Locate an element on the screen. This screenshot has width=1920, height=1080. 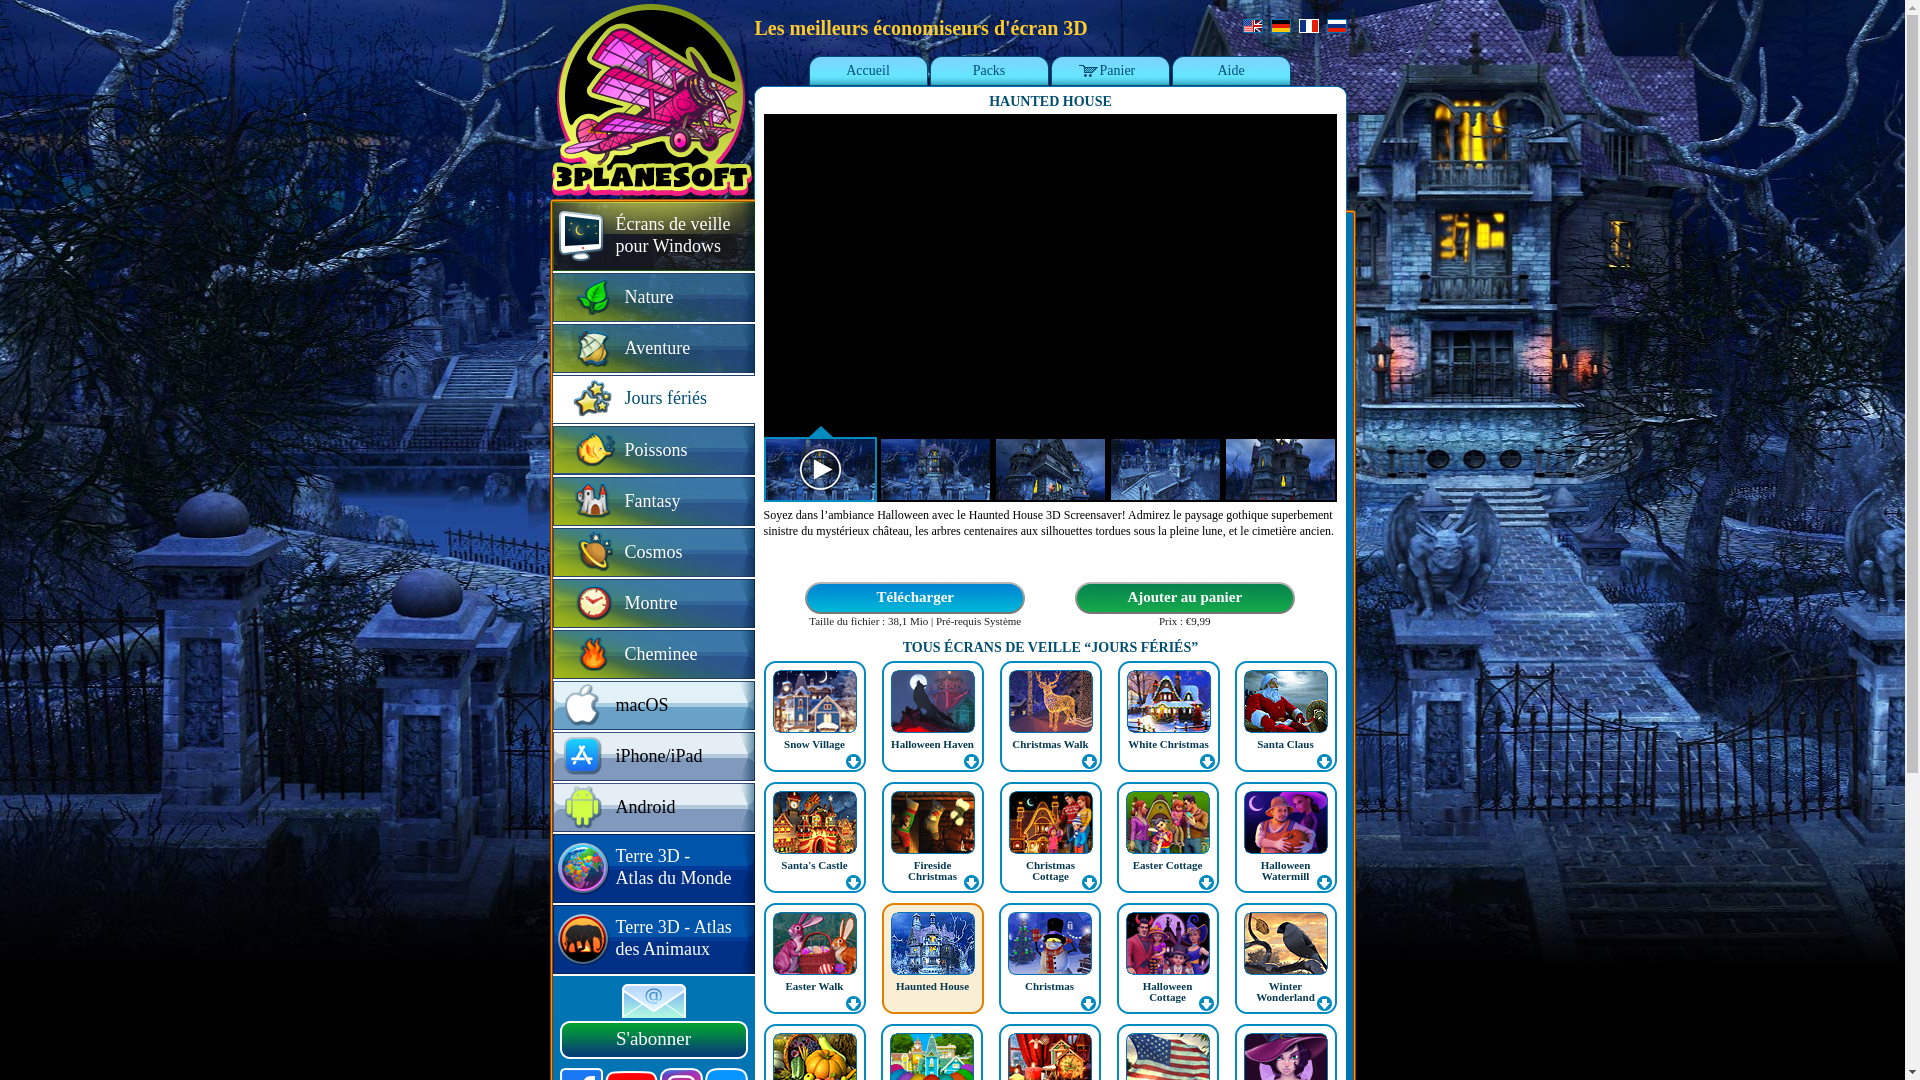
'Cheminee' is located at coordinates (652, 655).